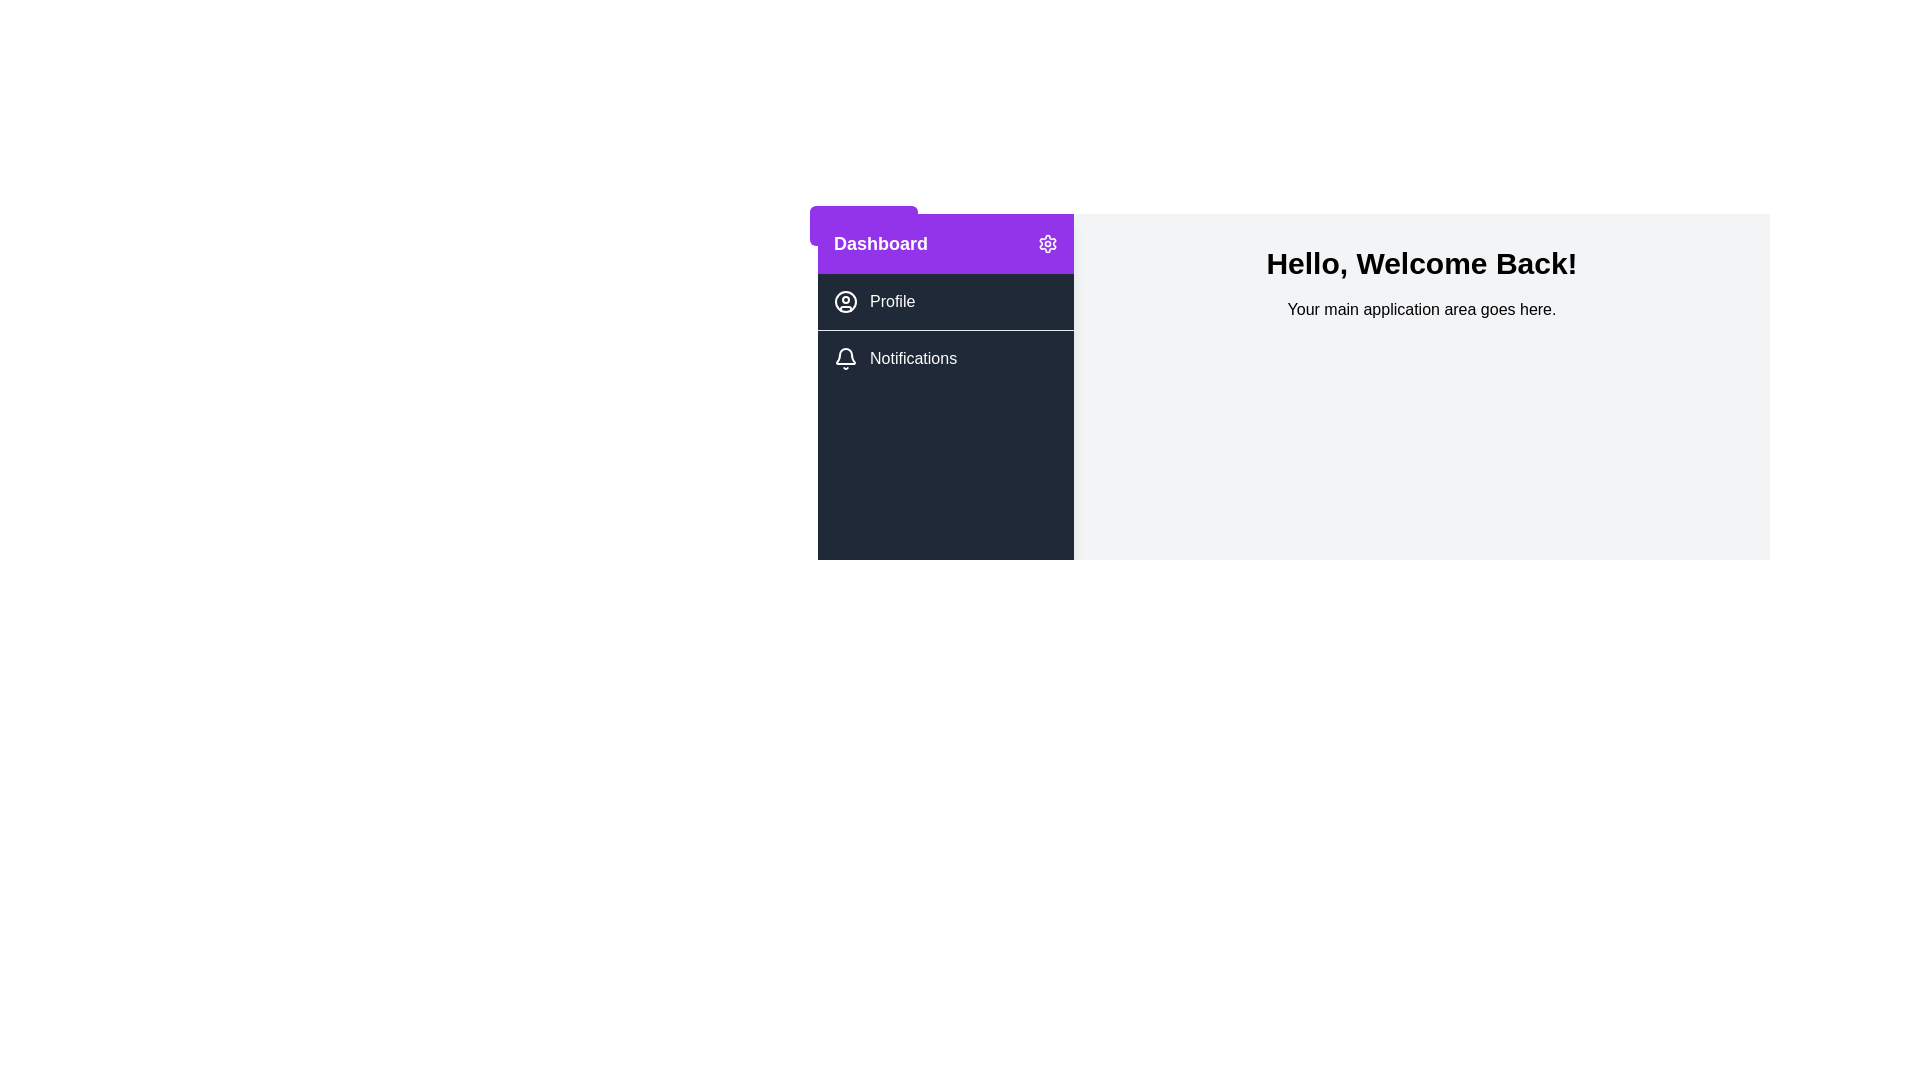  Describe the element at coordinates (880, 242) in the screenshot. I see `text from the heading label located in the top-left corner of the purple header in the sidebar` at that location.